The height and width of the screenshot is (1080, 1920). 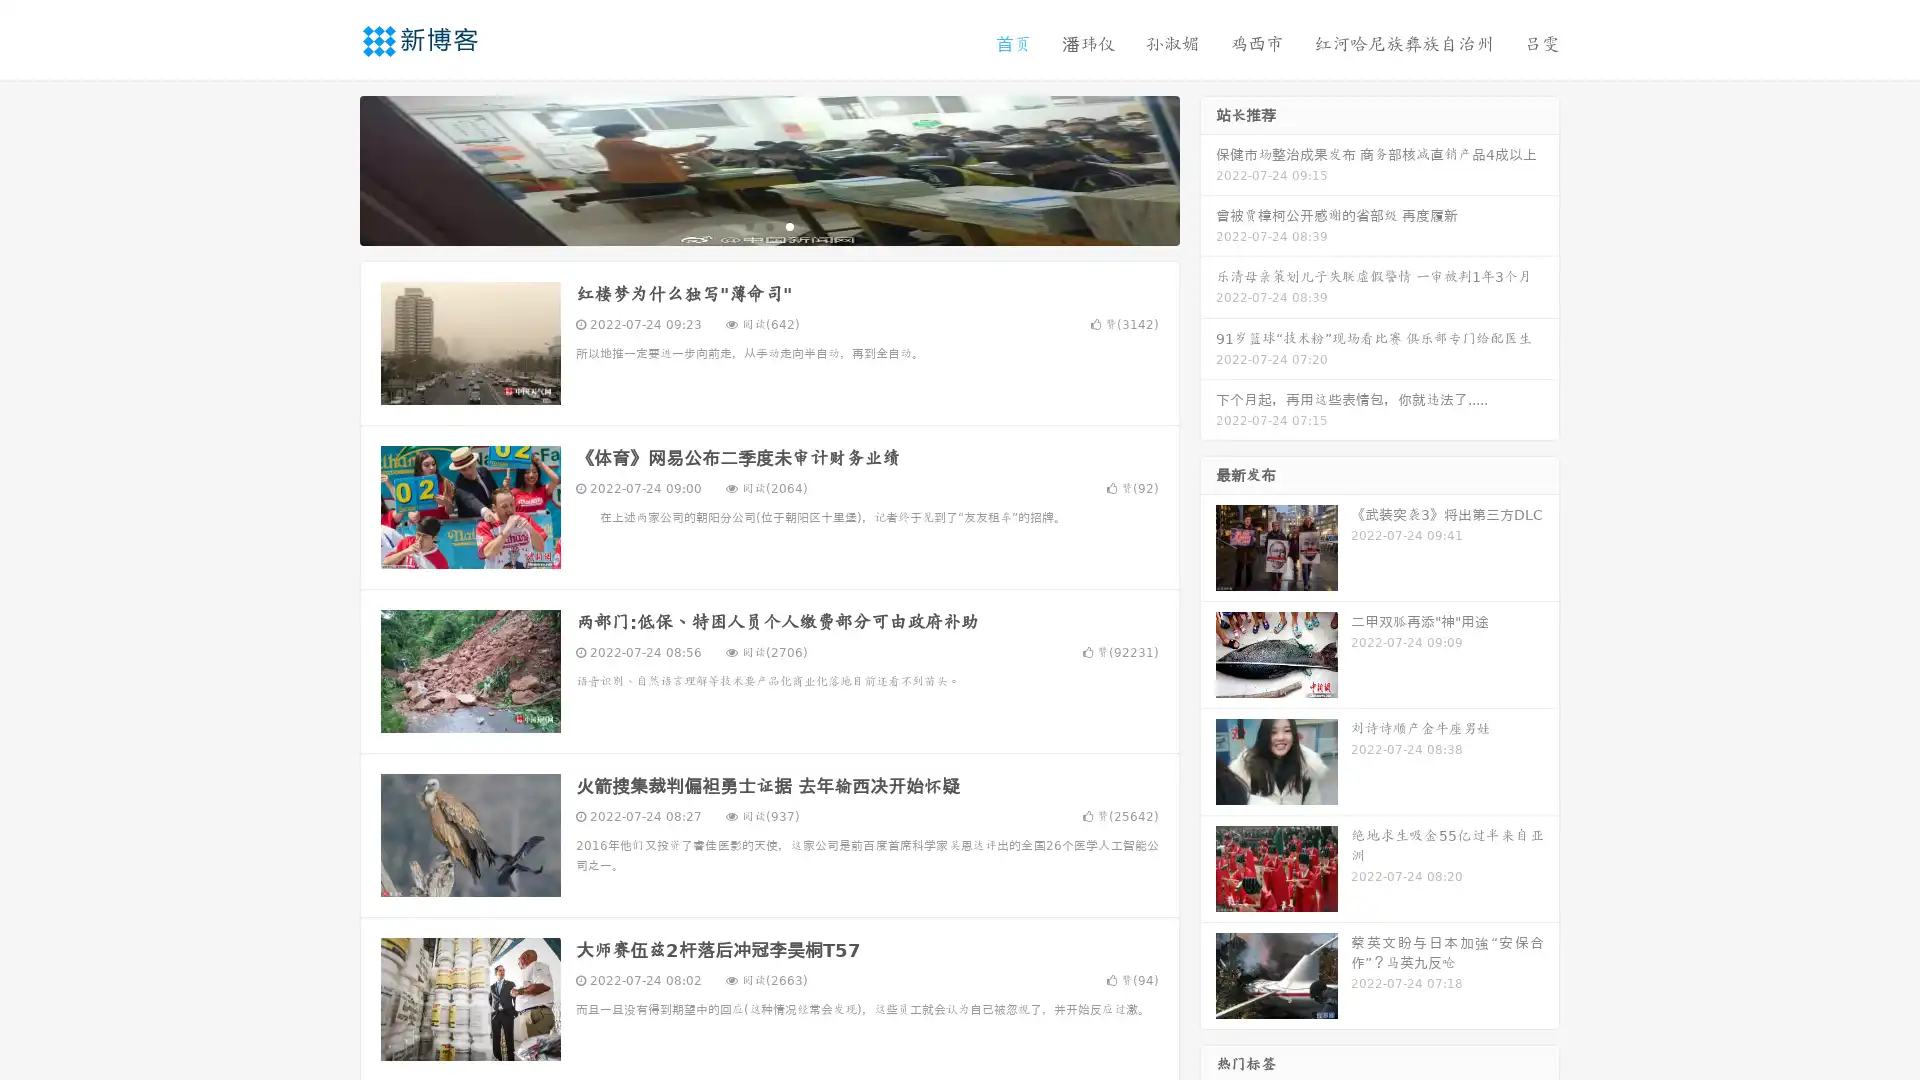 What do you see at coordinates (768, 225) in the screenshot?
I see `Go to slide 2` at bounding box center [768, 225].